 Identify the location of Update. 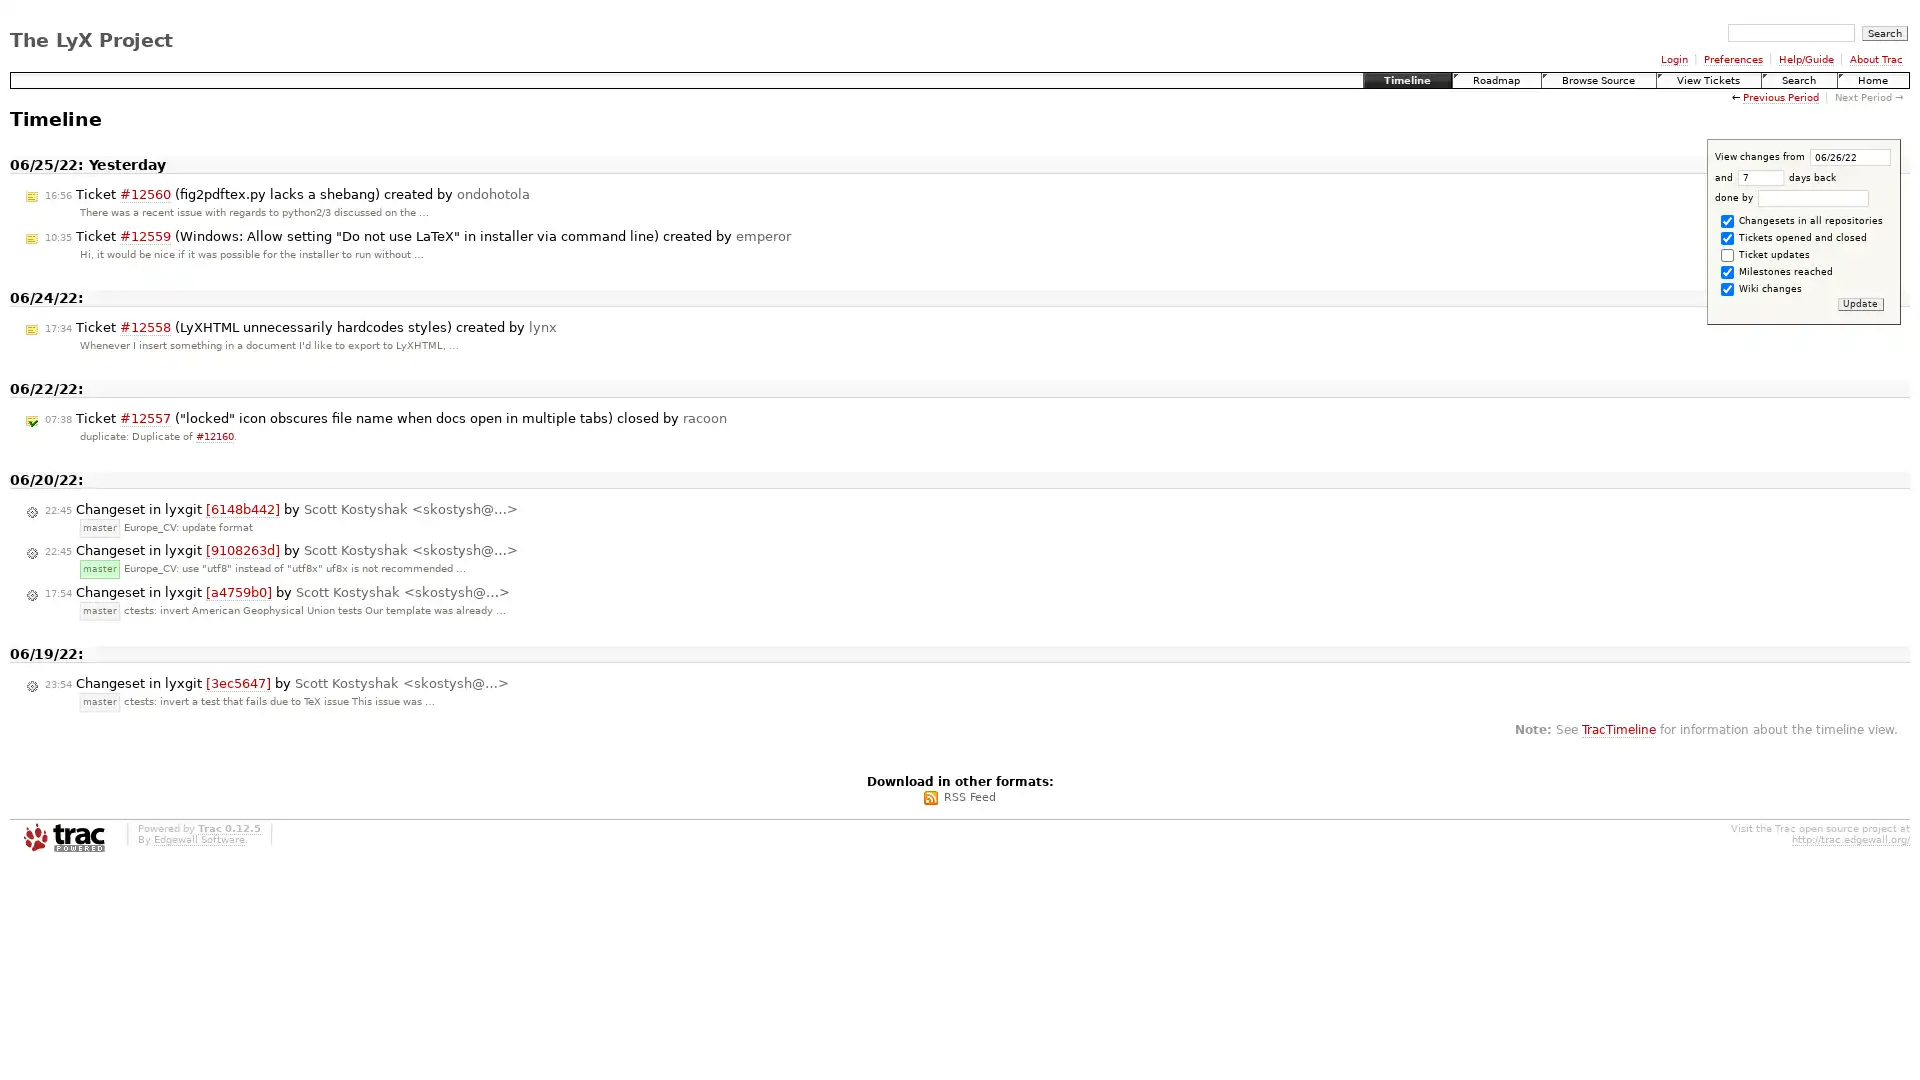
(1859, 304).